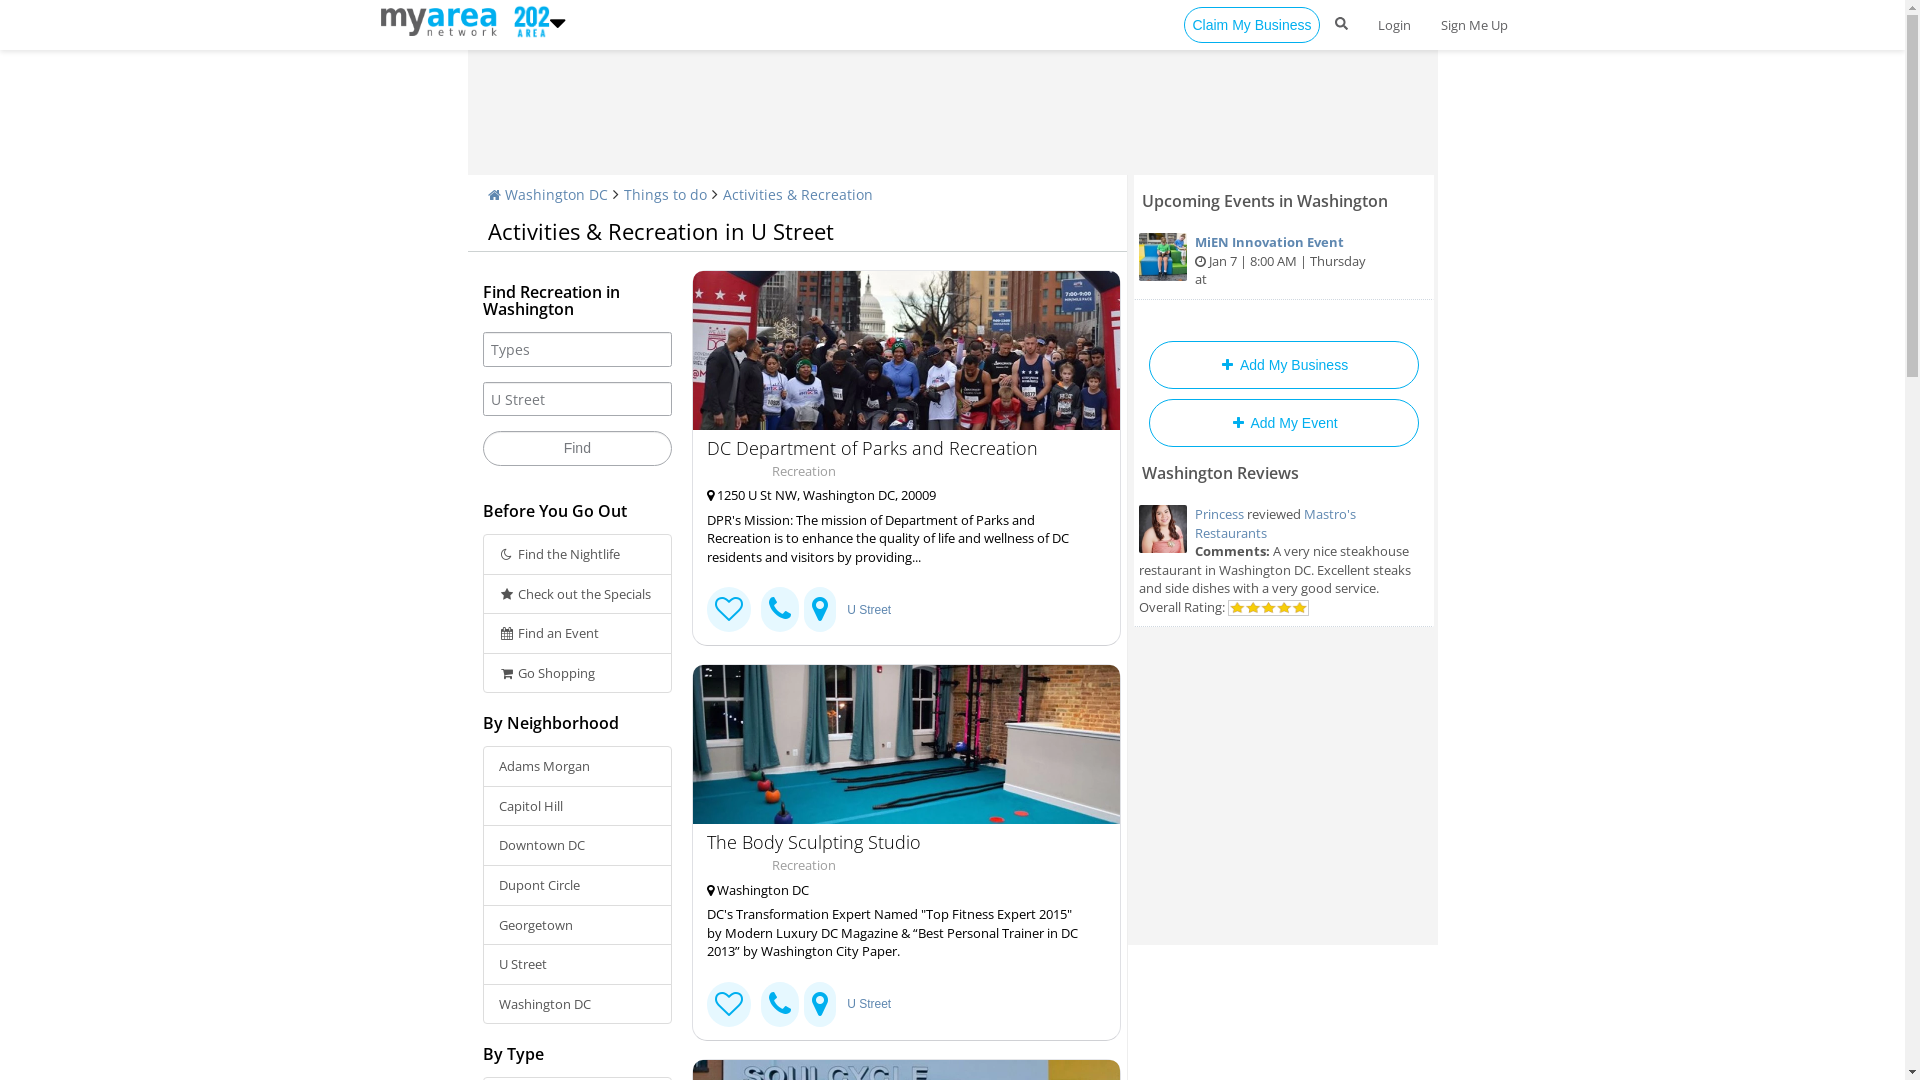  I want to click on 'Capitol Hill', so click(575, 805).